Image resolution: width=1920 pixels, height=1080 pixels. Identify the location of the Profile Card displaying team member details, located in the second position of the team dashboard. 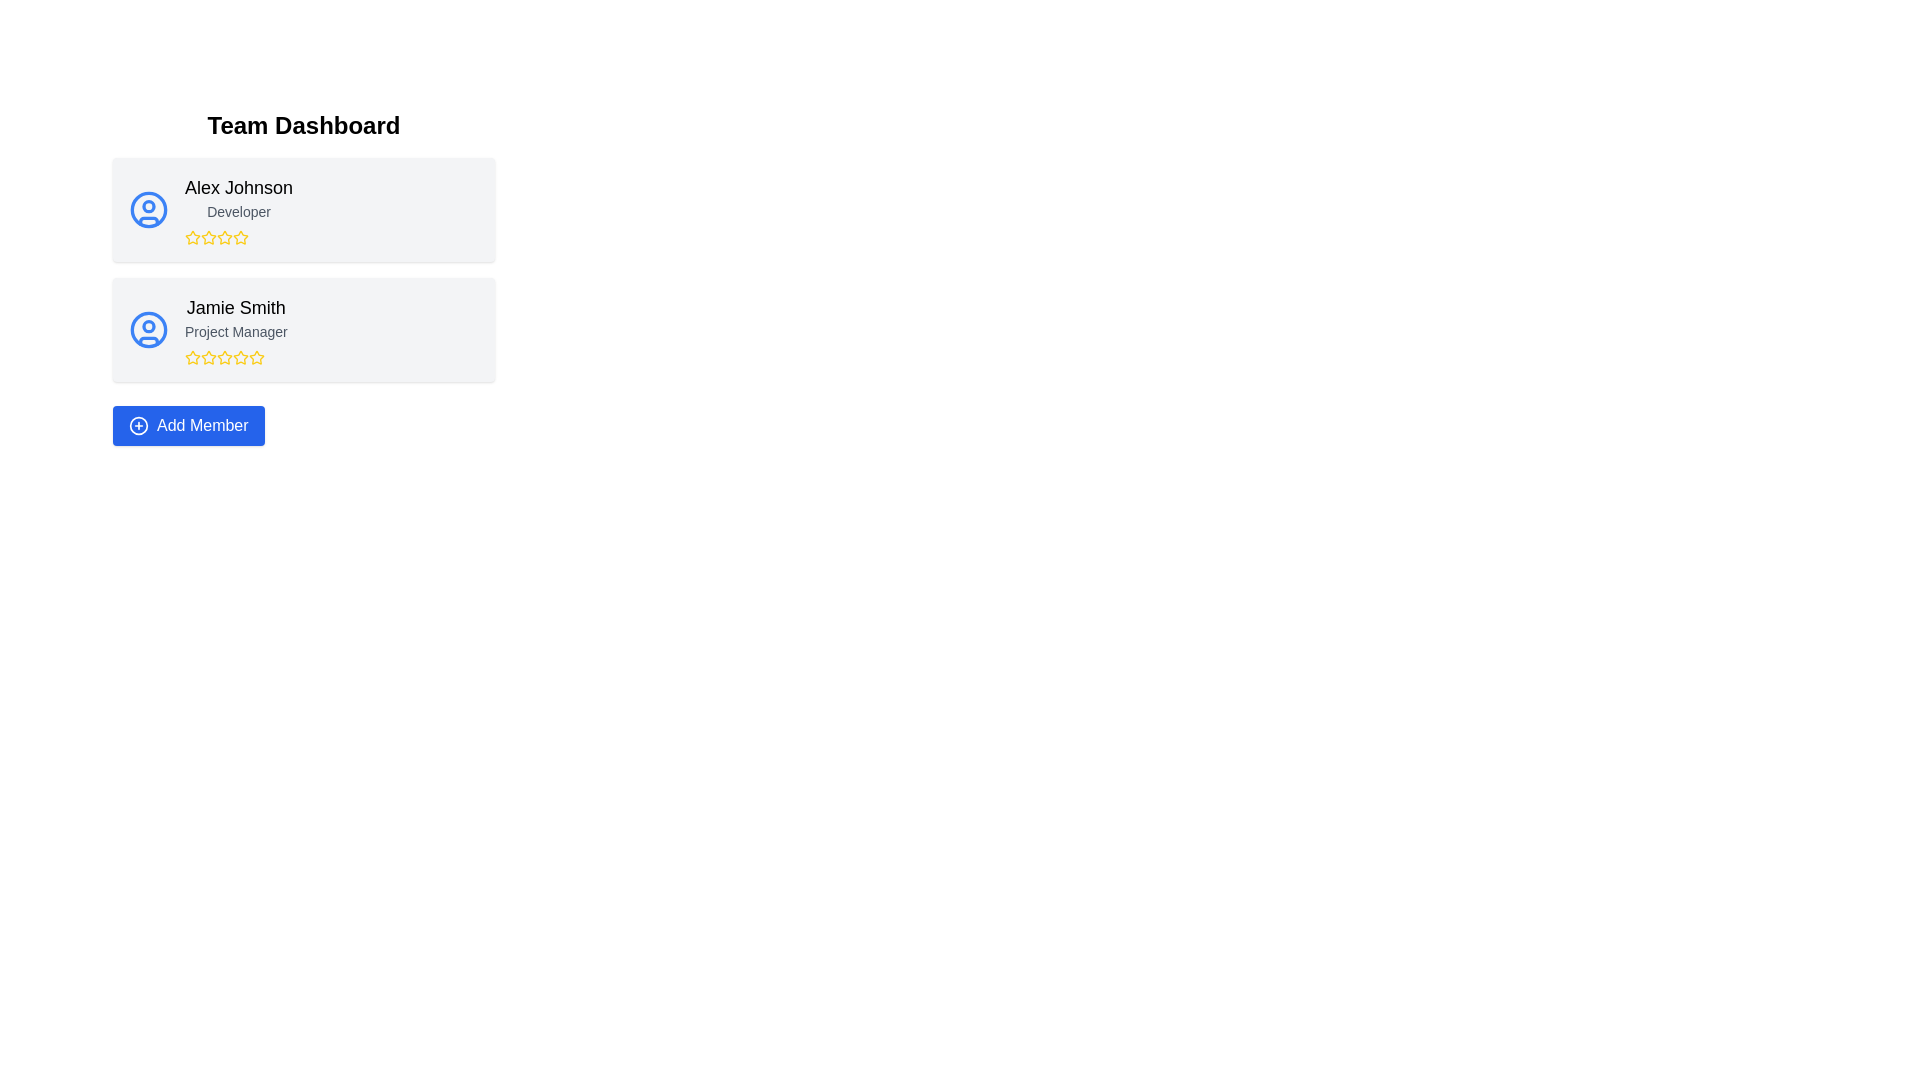
(302, 329).